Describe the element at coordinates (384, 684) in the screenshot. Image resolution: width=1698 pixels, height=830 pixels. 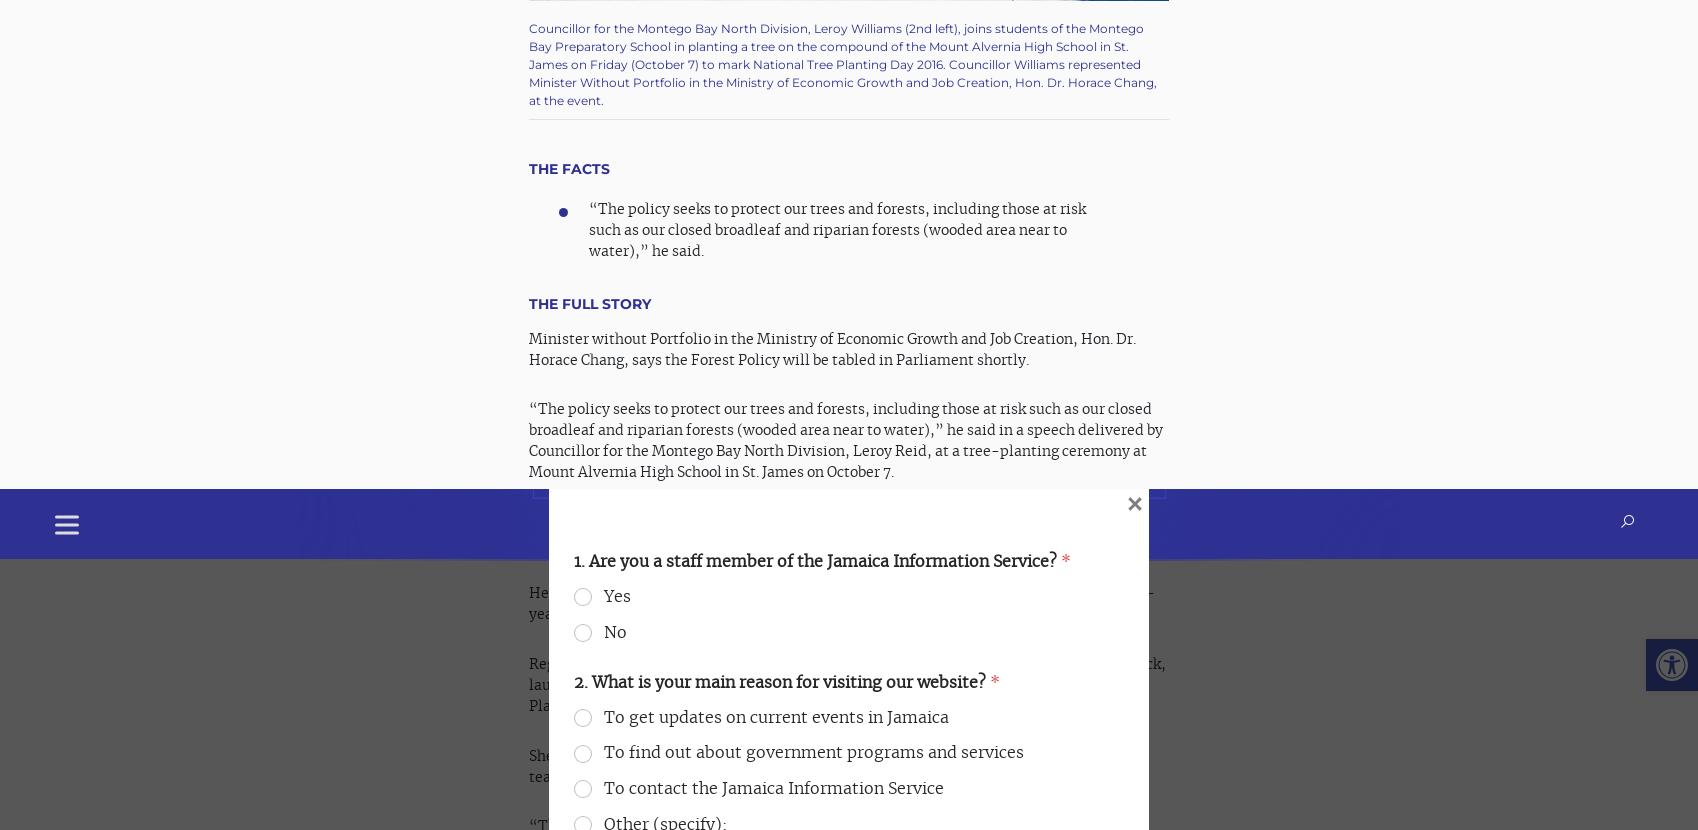
I see `'Heritage Sites'` at that location.